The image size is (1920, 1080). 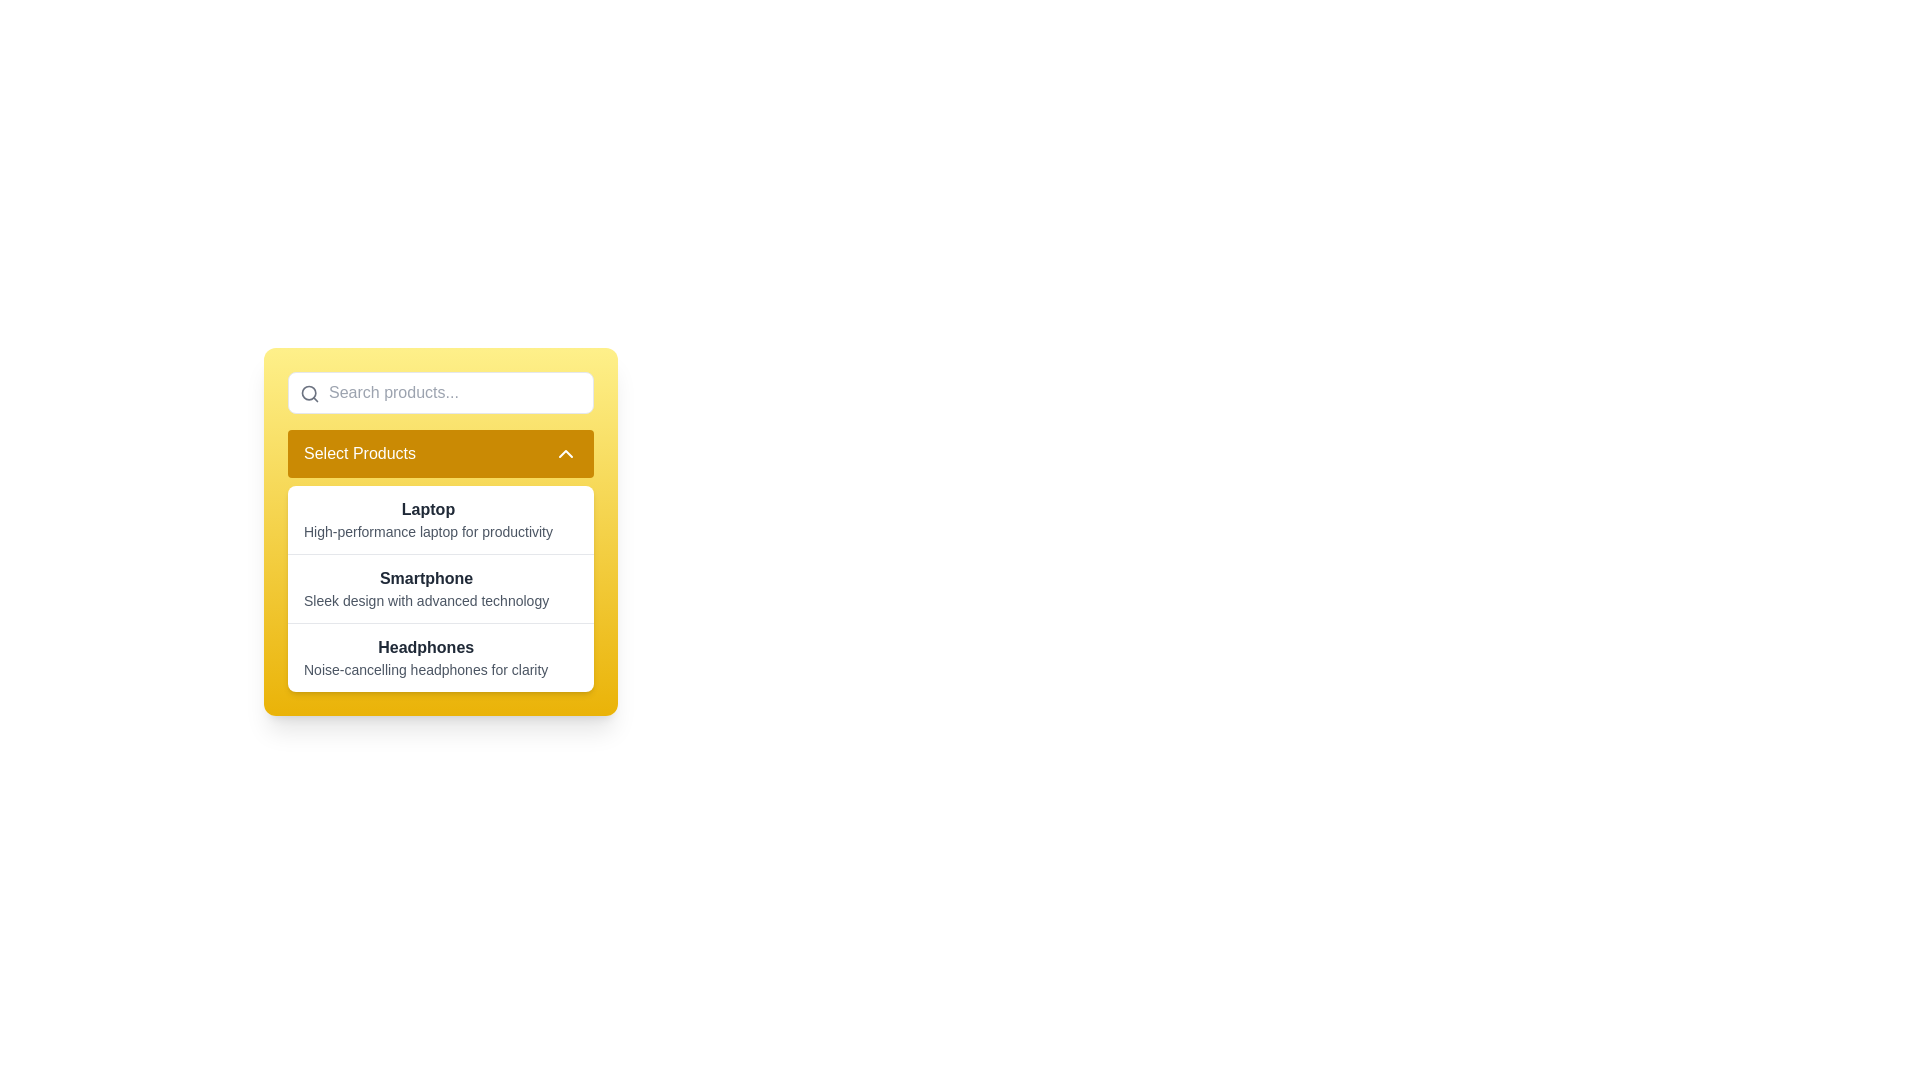 I want to click on the upward-facing chevron icon located within the yellow 'Select Products' button to potentially reveal a tooltip or interaction effect, so click(x=565, y=454).